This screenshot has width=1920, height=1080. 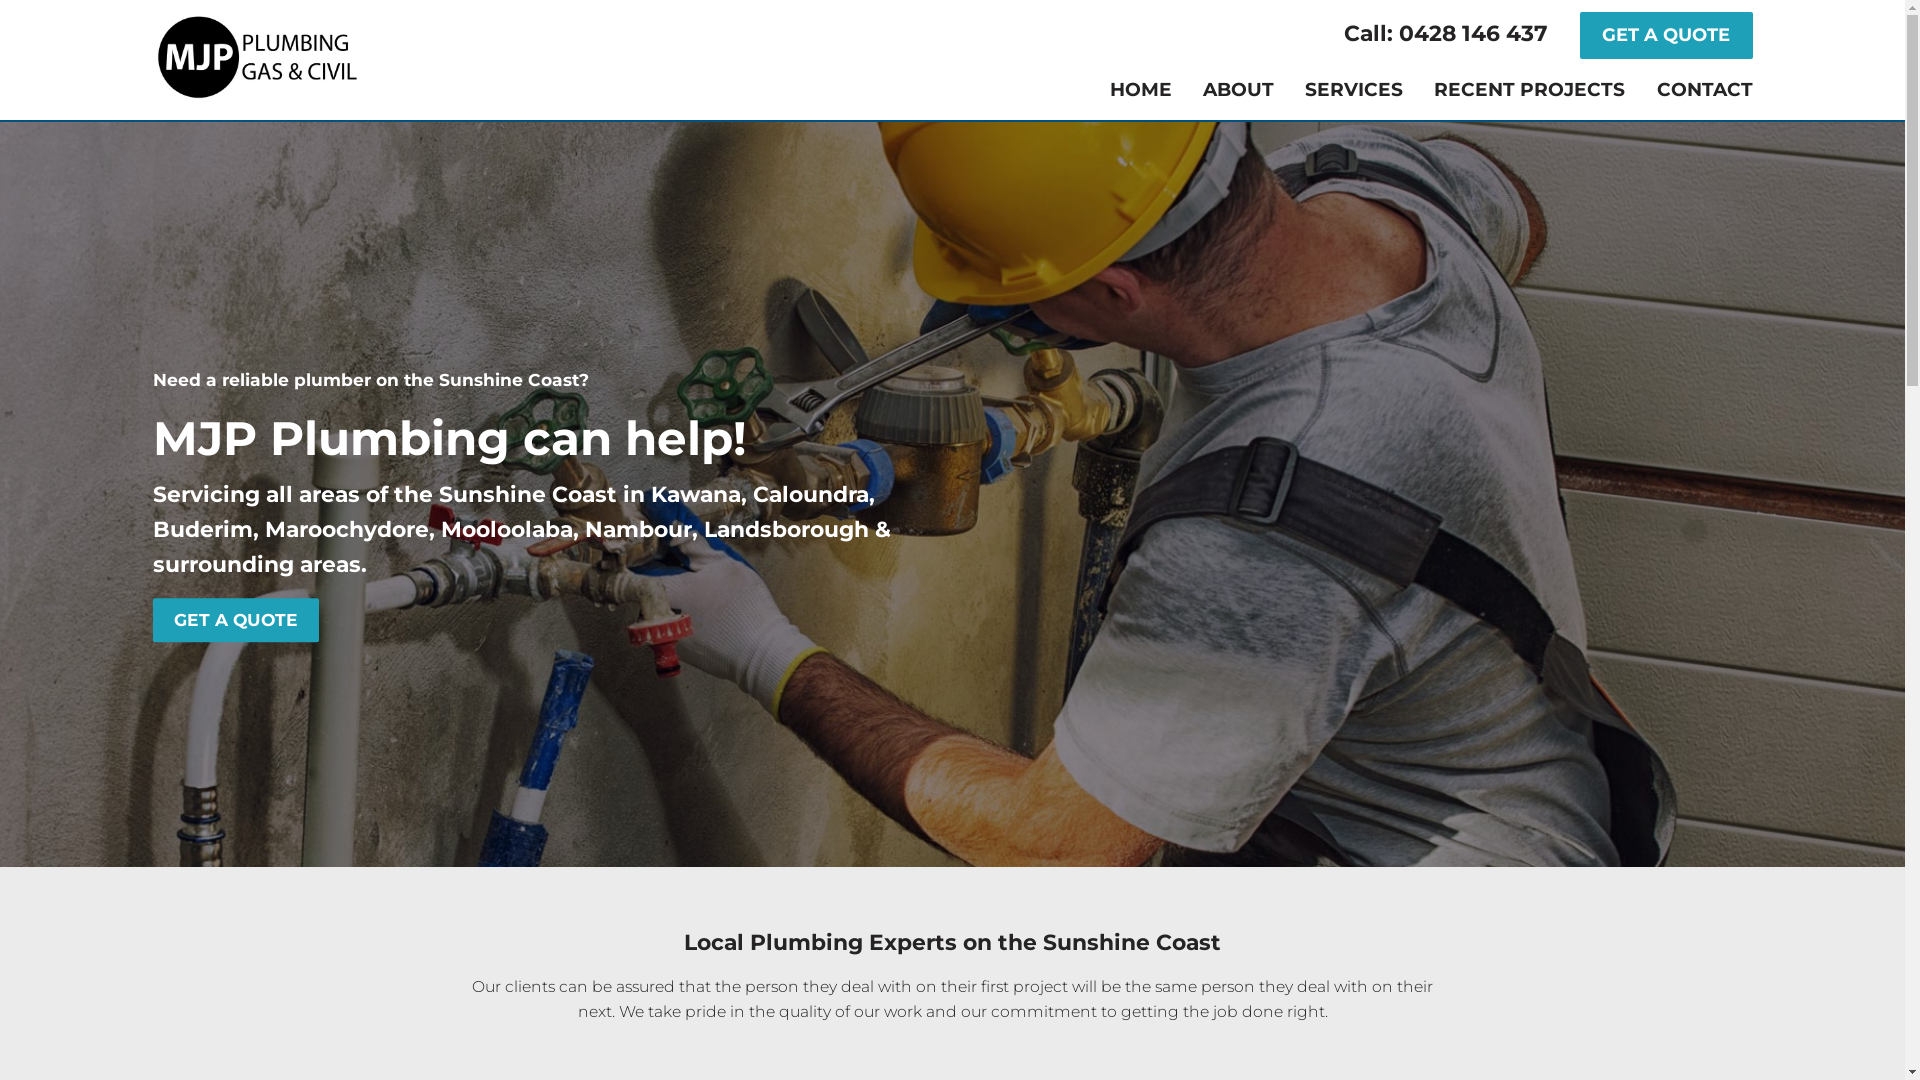 What do you see at coordinates (1578, 35) in the screenshot?
I see `'GET A QUOTE'` at bounding box center [1578, 35].